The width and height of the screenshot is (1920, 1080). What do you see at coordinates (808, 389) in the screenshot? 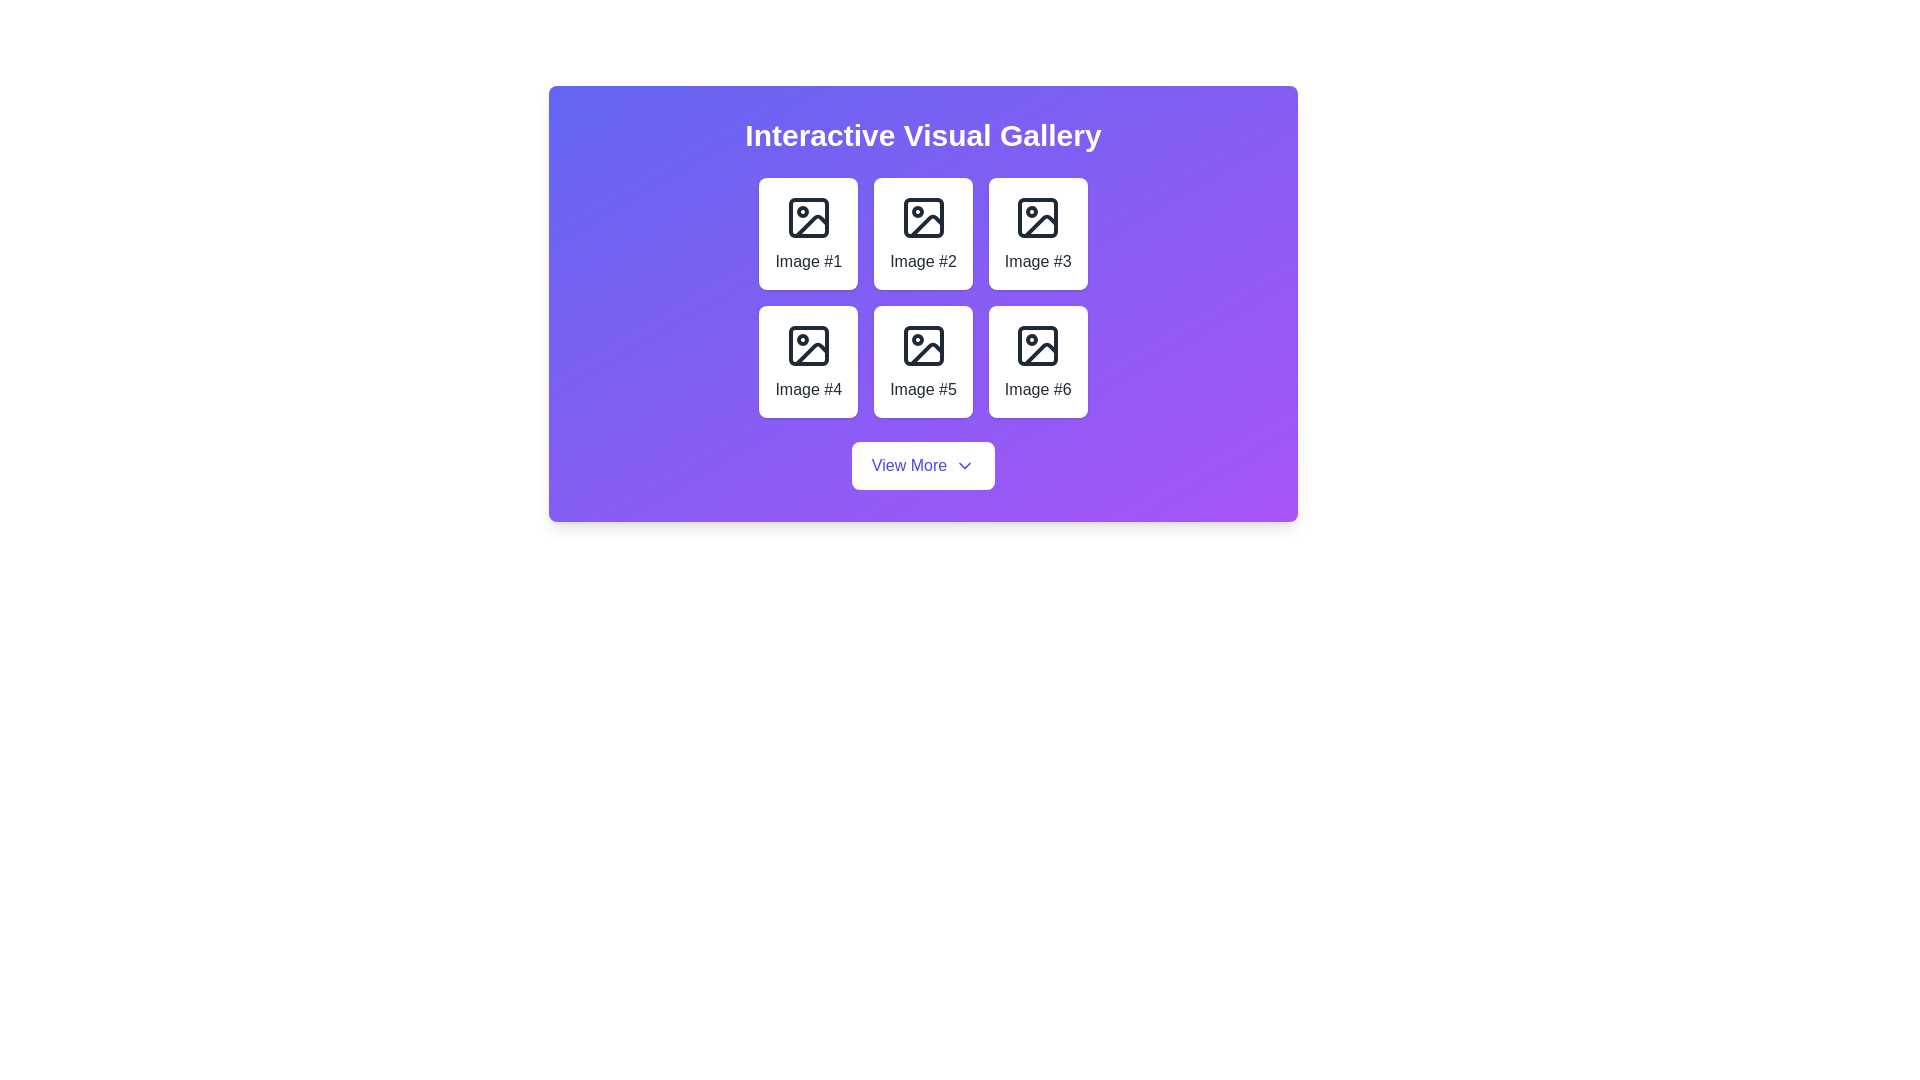
I see `text label that describes the associated image or icon located centrally in the bottom row beneath the icon in the second column of the grid layout` at bounding box center [808, 389].